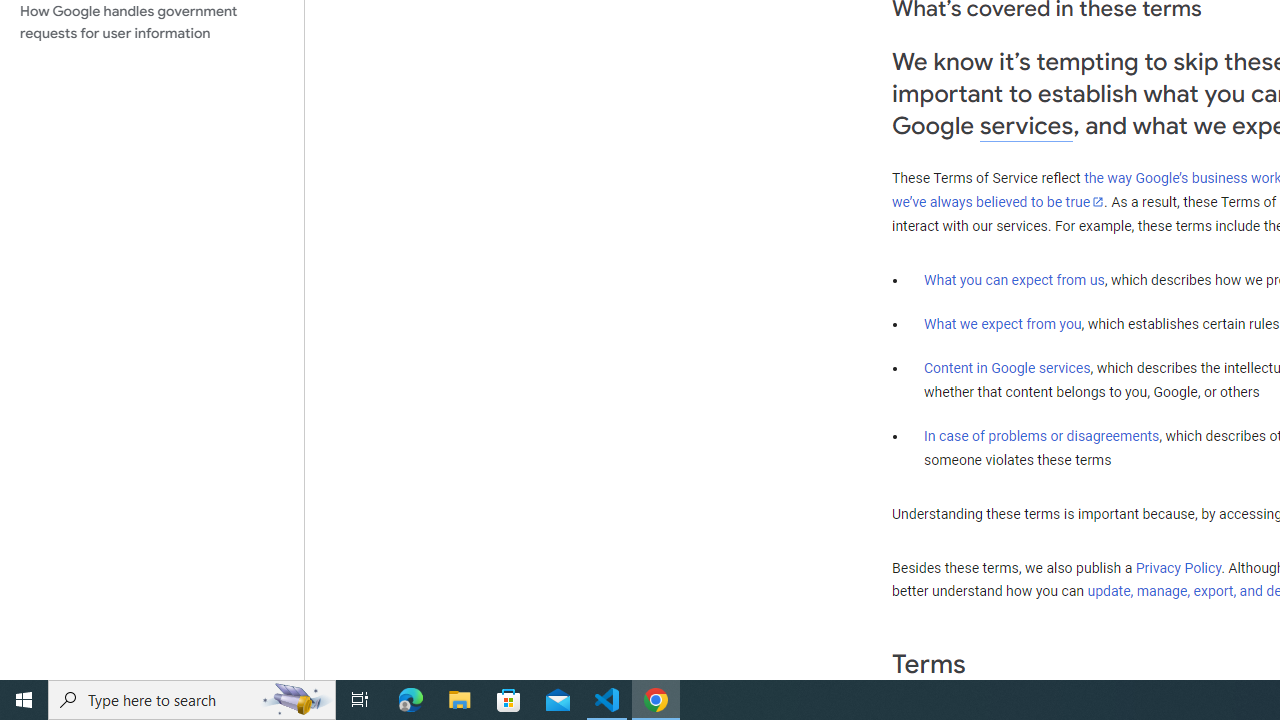 The width and height of the screenshot is (1280, 720). I want to click on 'In case of problems or disagreements', so click(1040, 434).